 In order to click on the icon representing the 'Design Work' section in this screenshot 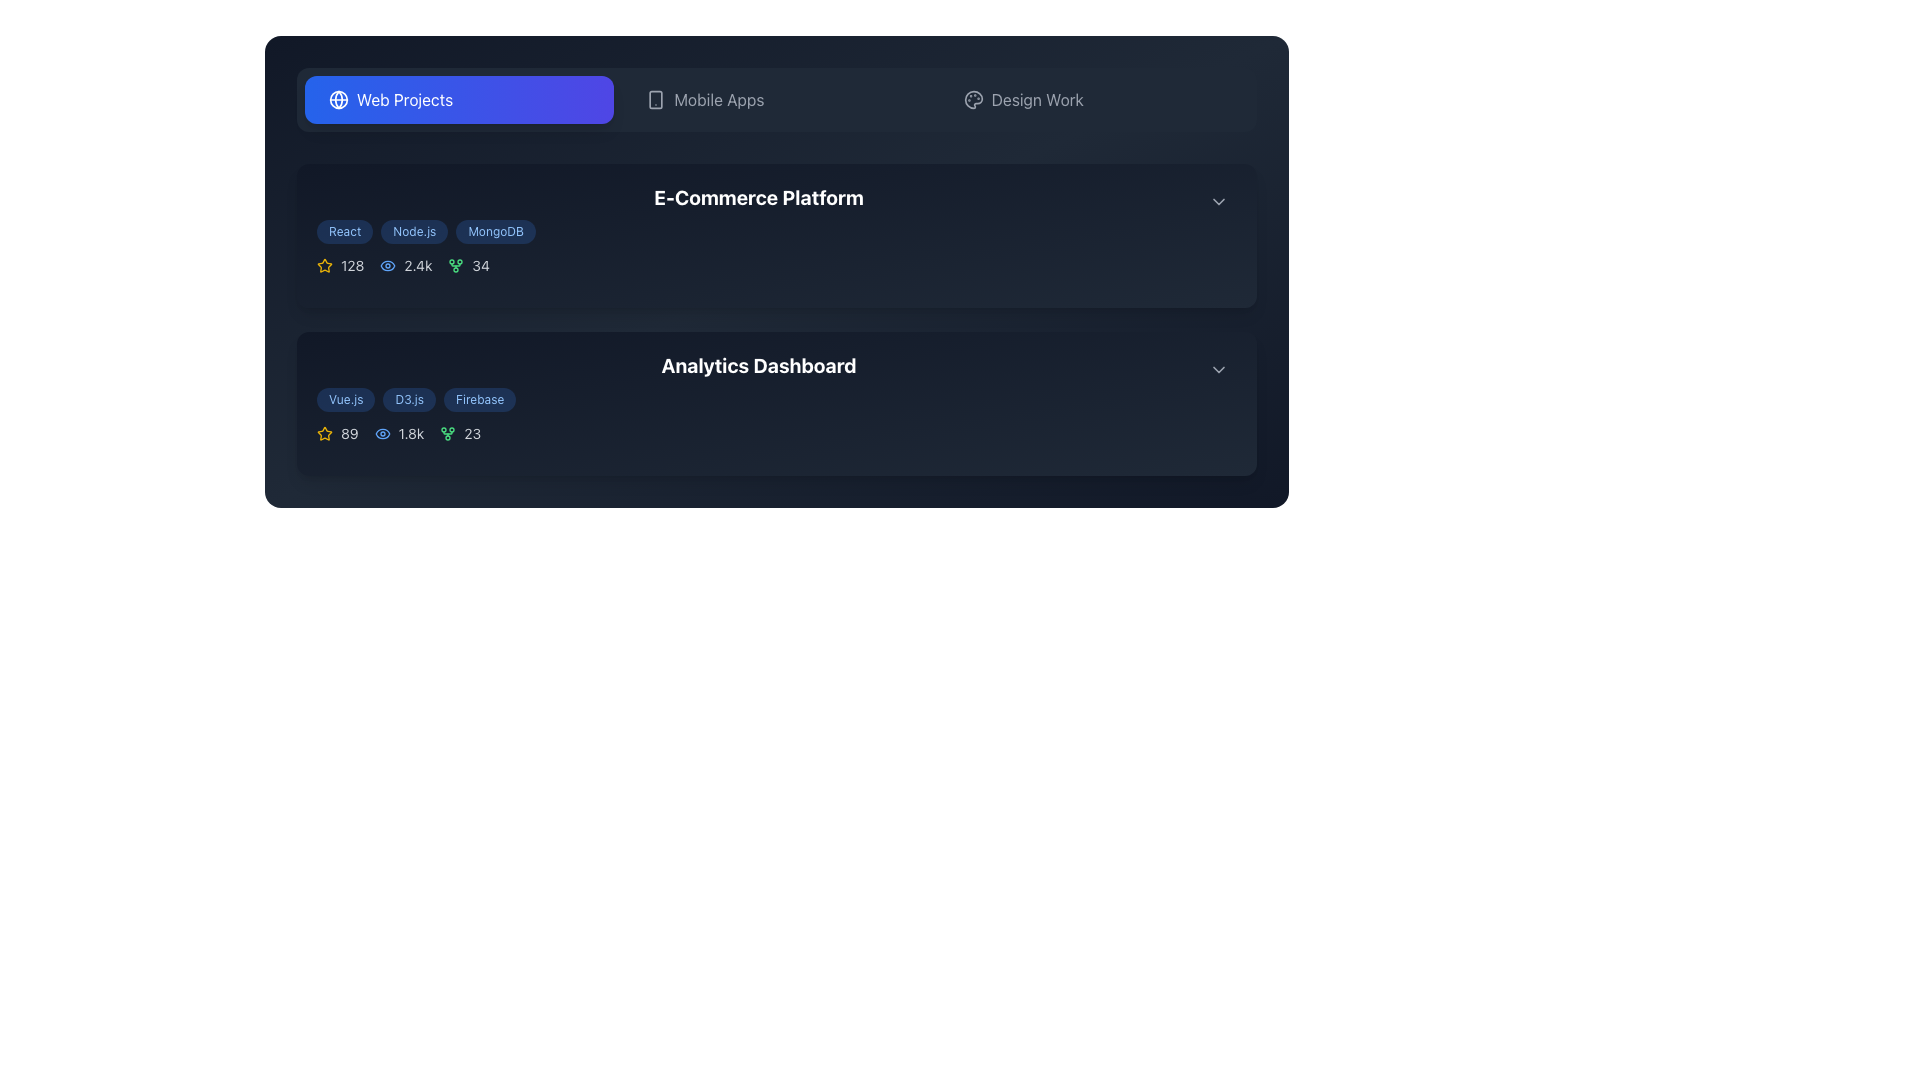, I will do `click(973, 100)`.